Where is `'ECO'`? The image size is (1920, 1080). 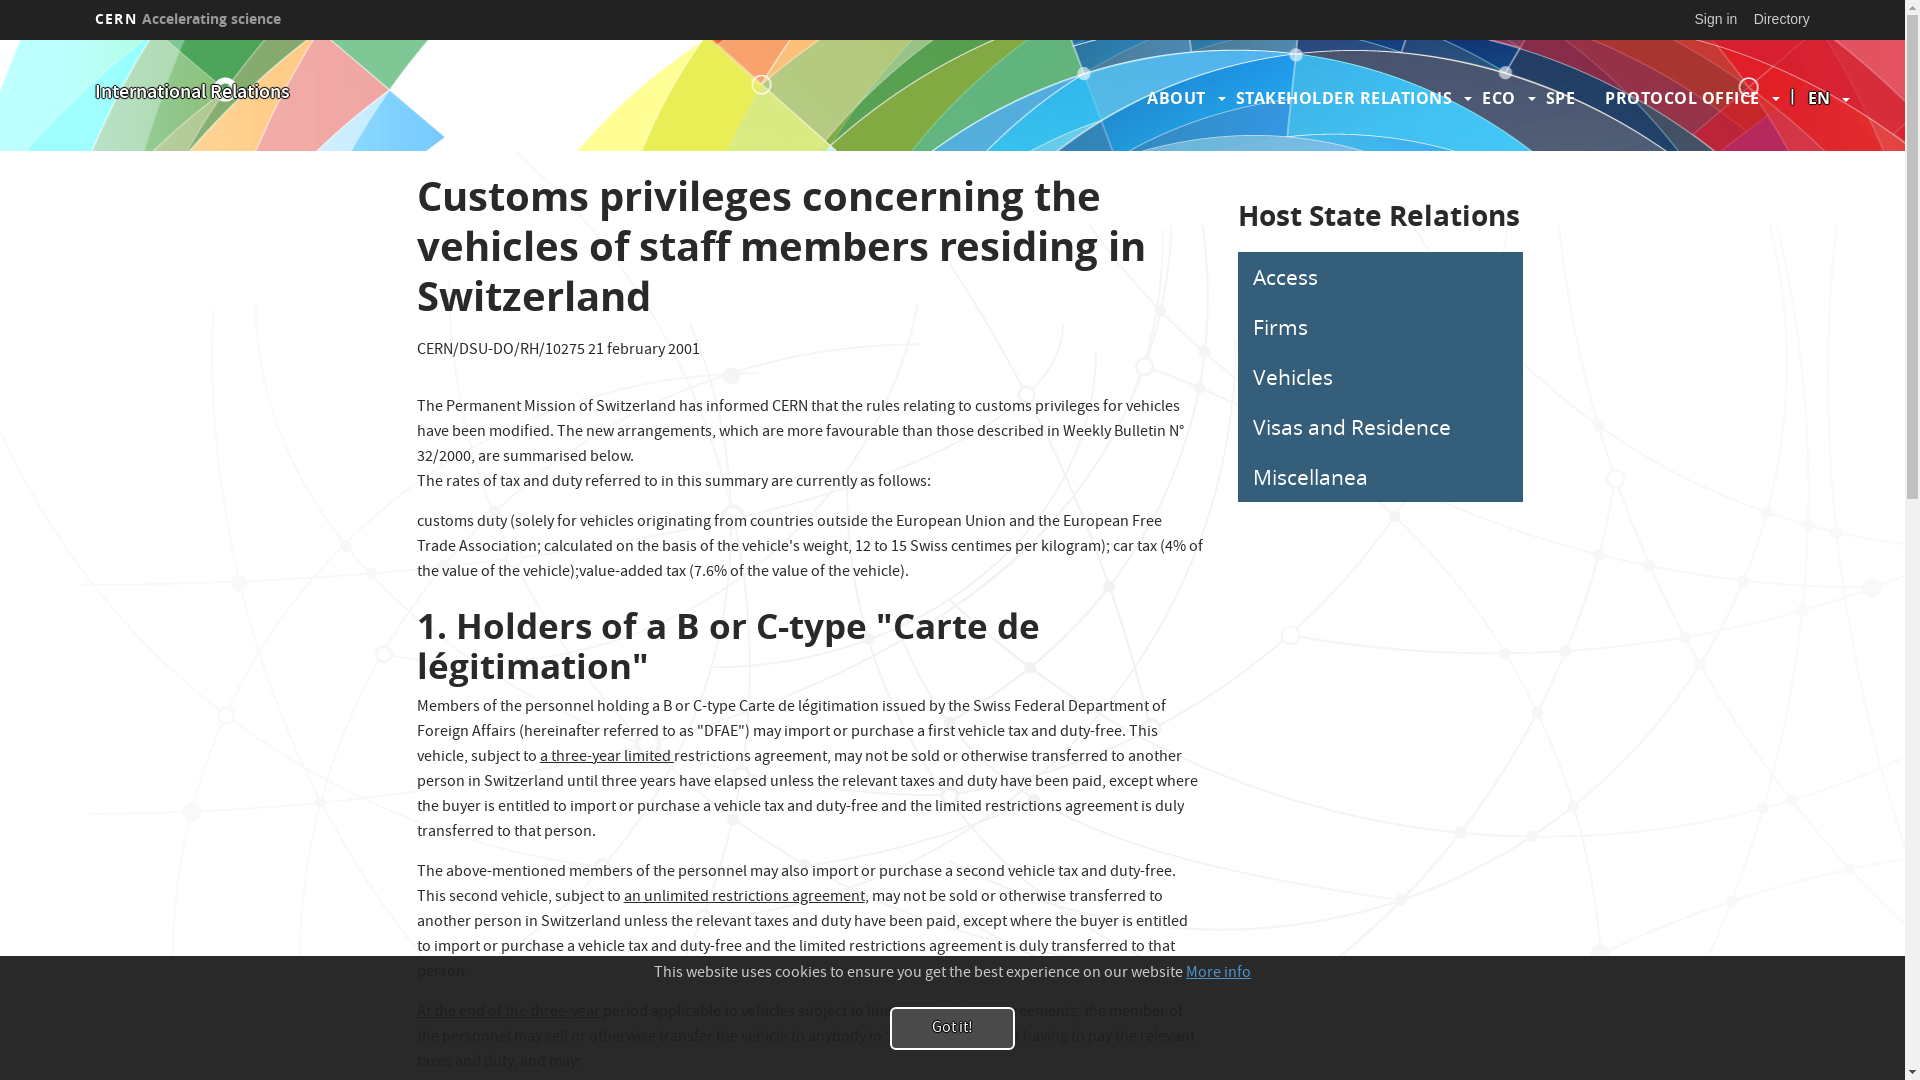
'ECO' is located at coordinates (1498, 97).